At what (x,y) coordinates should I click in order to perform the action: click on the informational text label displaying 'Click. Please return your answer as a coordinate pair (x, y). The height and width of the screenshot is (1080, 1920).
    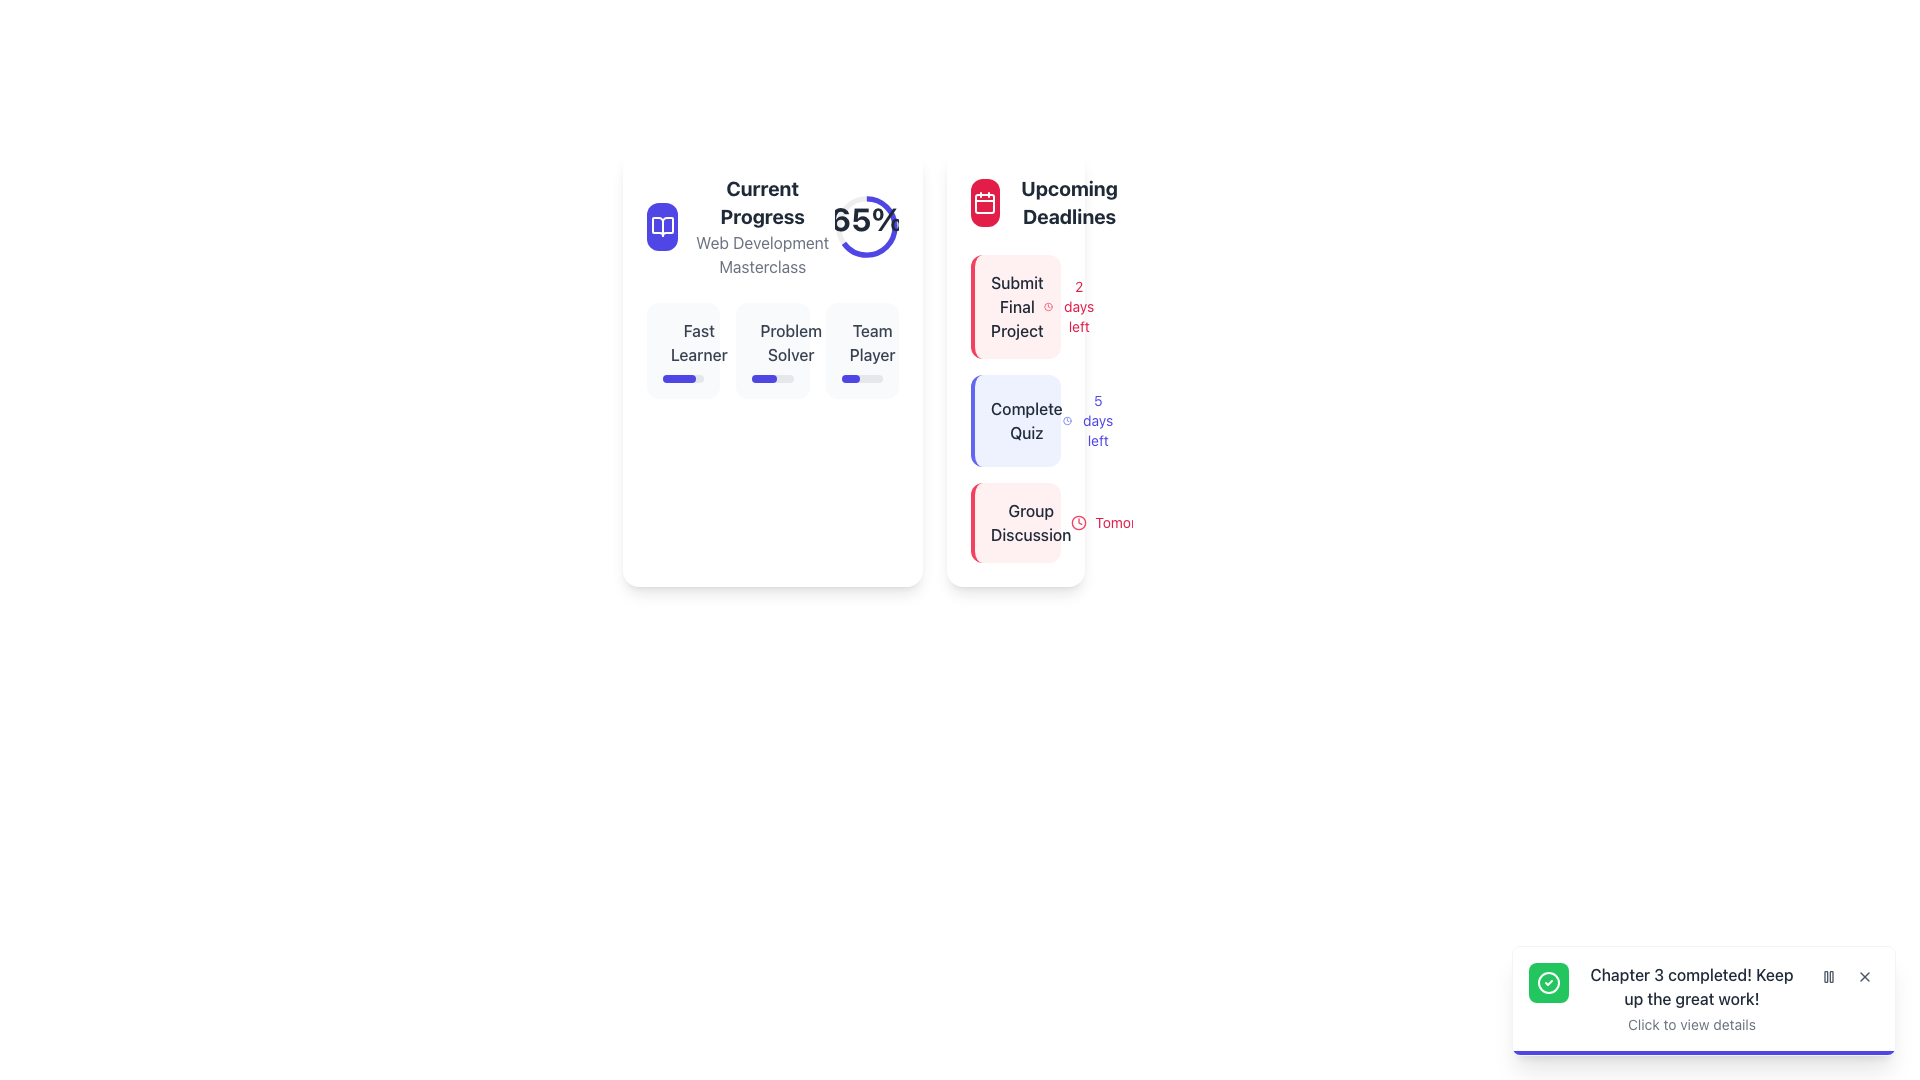
    Looking at the image, I should click on (1690, 1025).